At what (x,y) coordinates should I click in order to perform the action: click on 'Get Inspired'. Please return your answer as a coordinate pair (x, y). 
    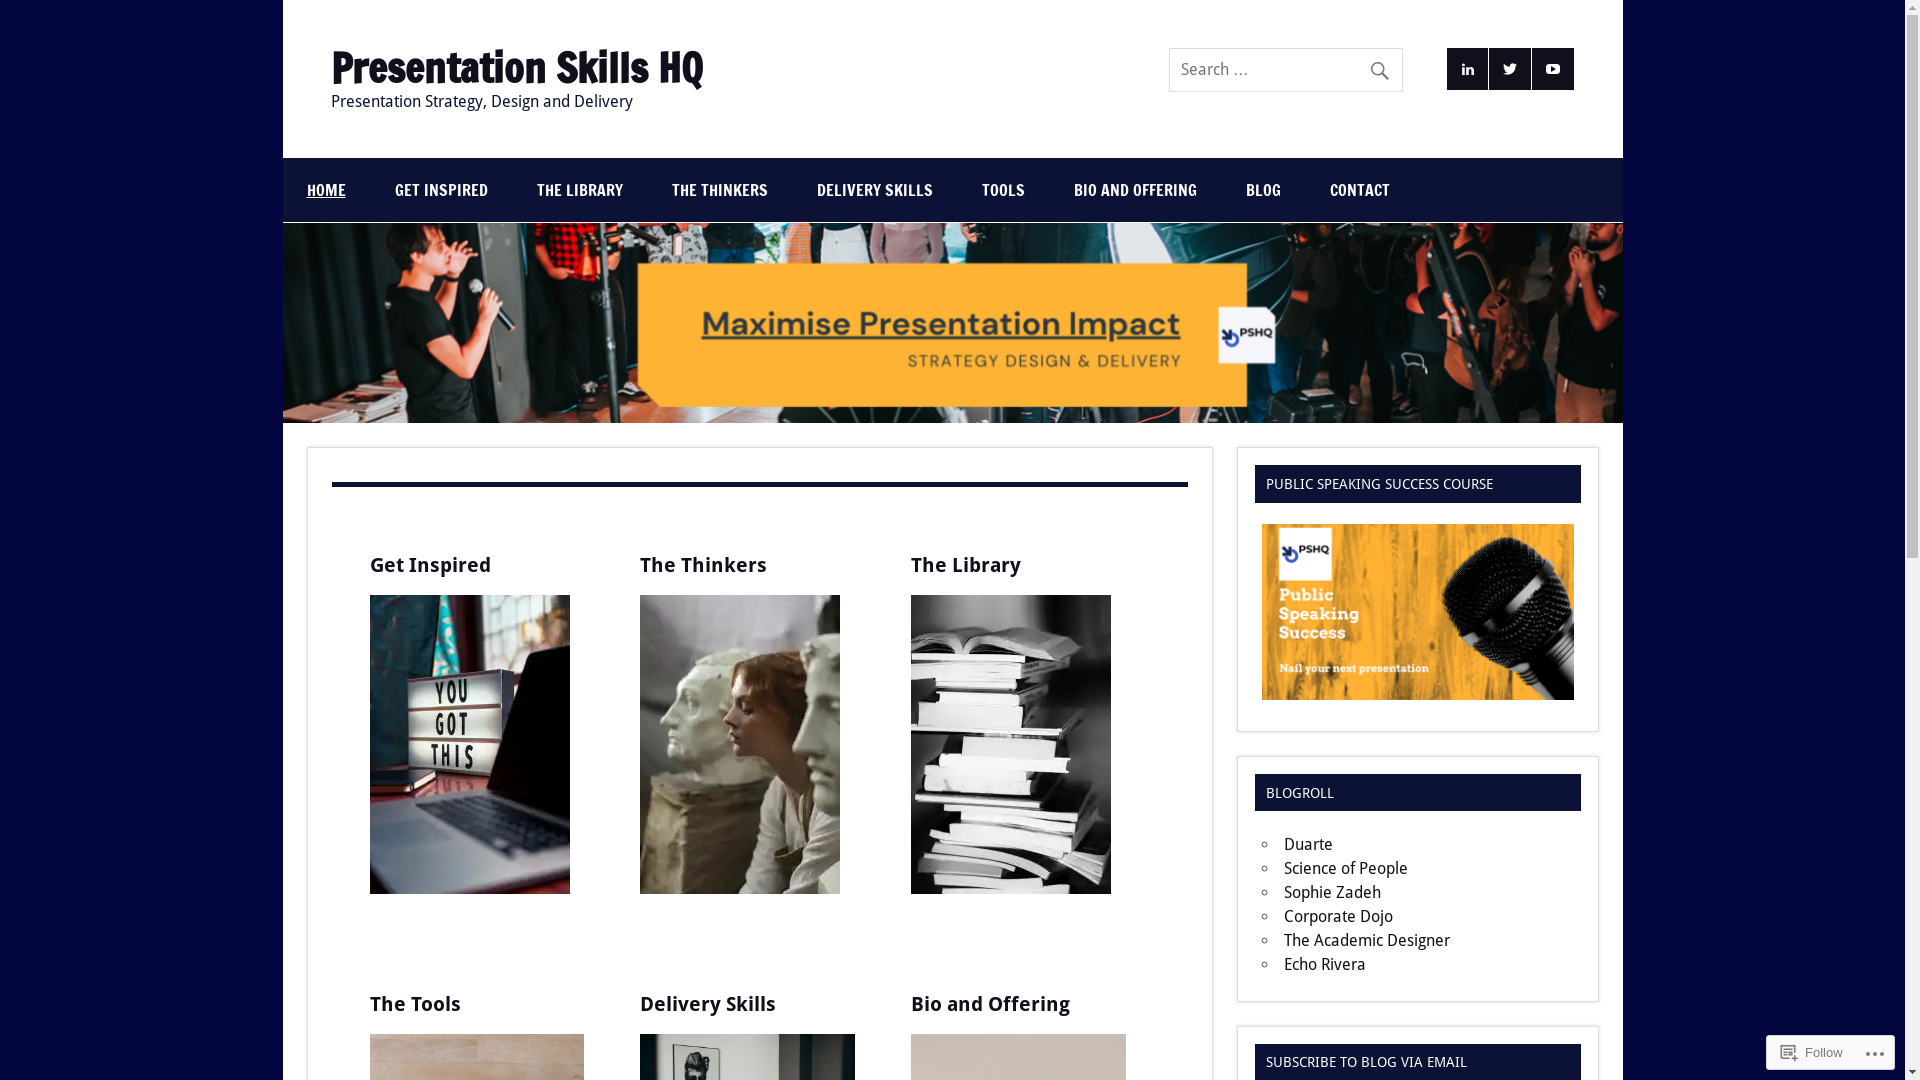
    Looking at the image, I should click on (429, 564).